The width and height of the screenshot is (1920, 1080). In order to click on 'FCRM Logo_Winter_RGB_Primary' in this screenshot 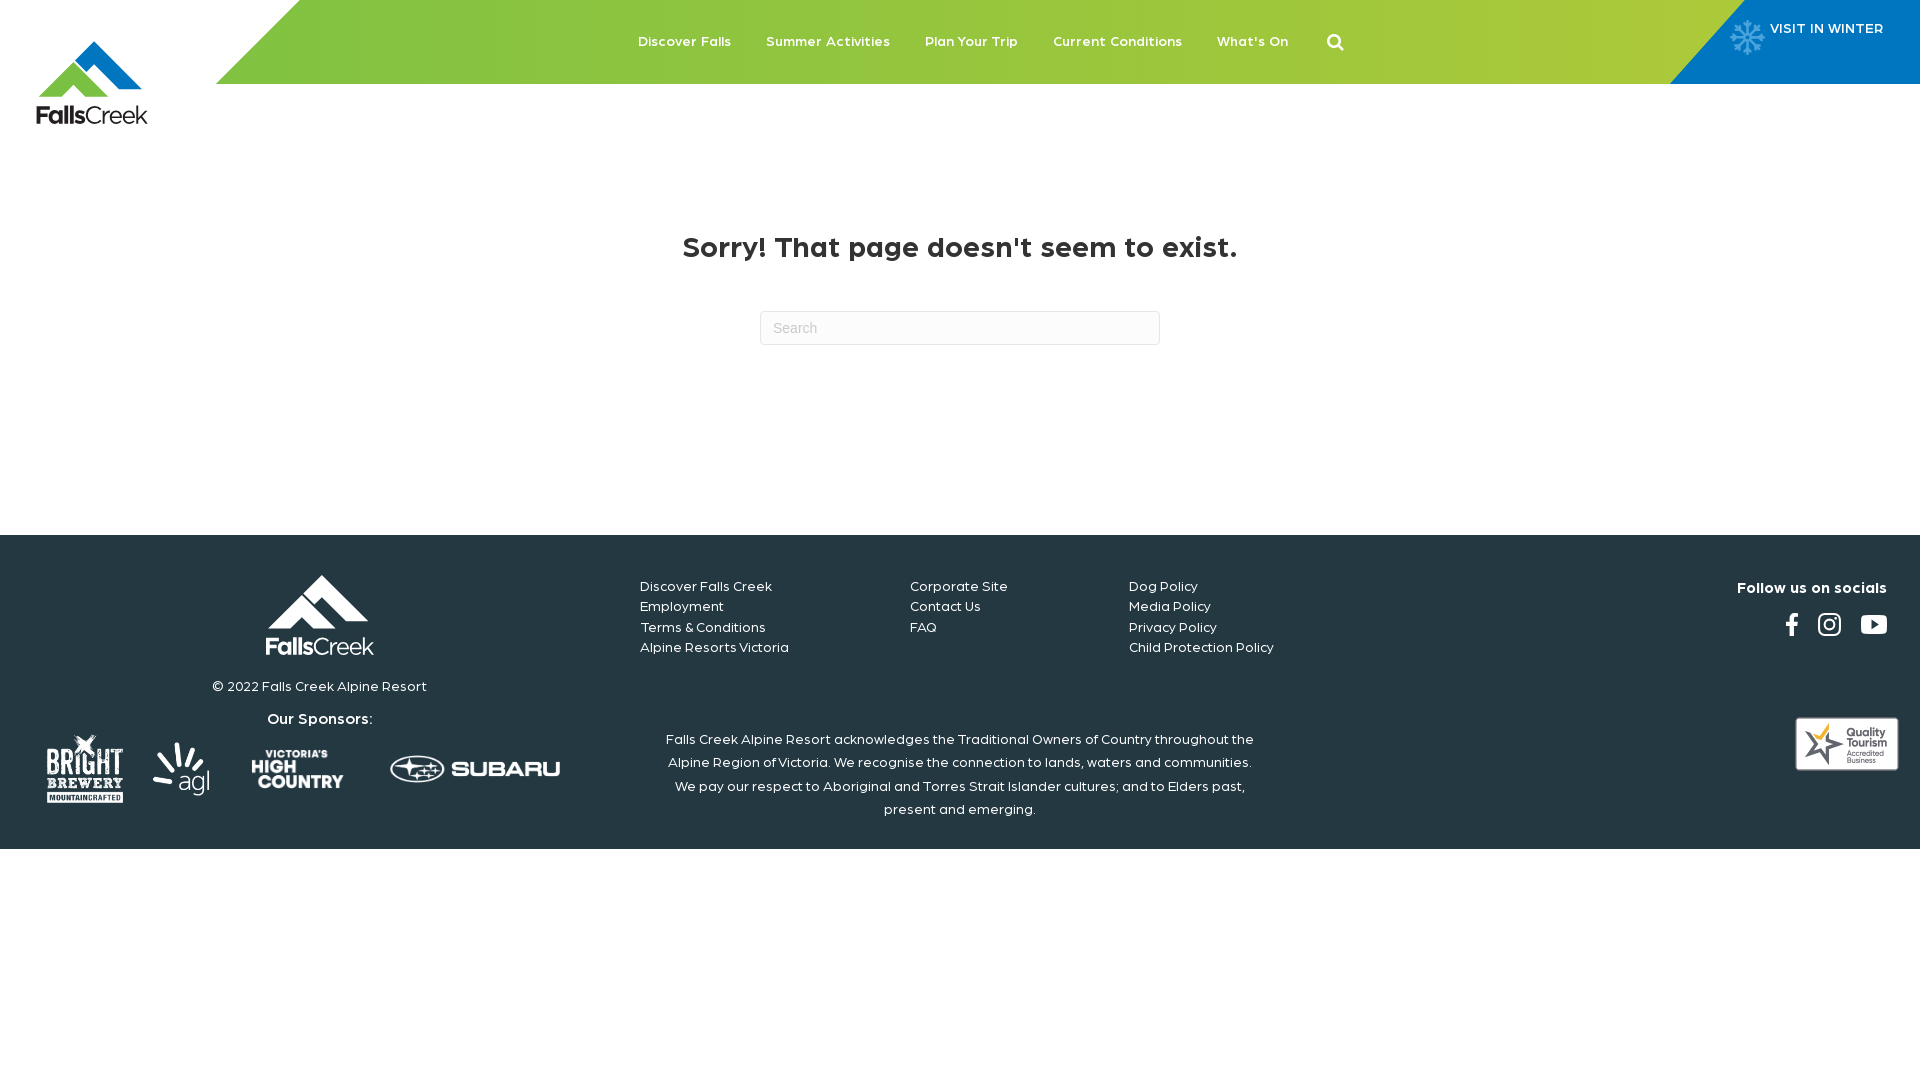, I will do `click(320, 613)`.